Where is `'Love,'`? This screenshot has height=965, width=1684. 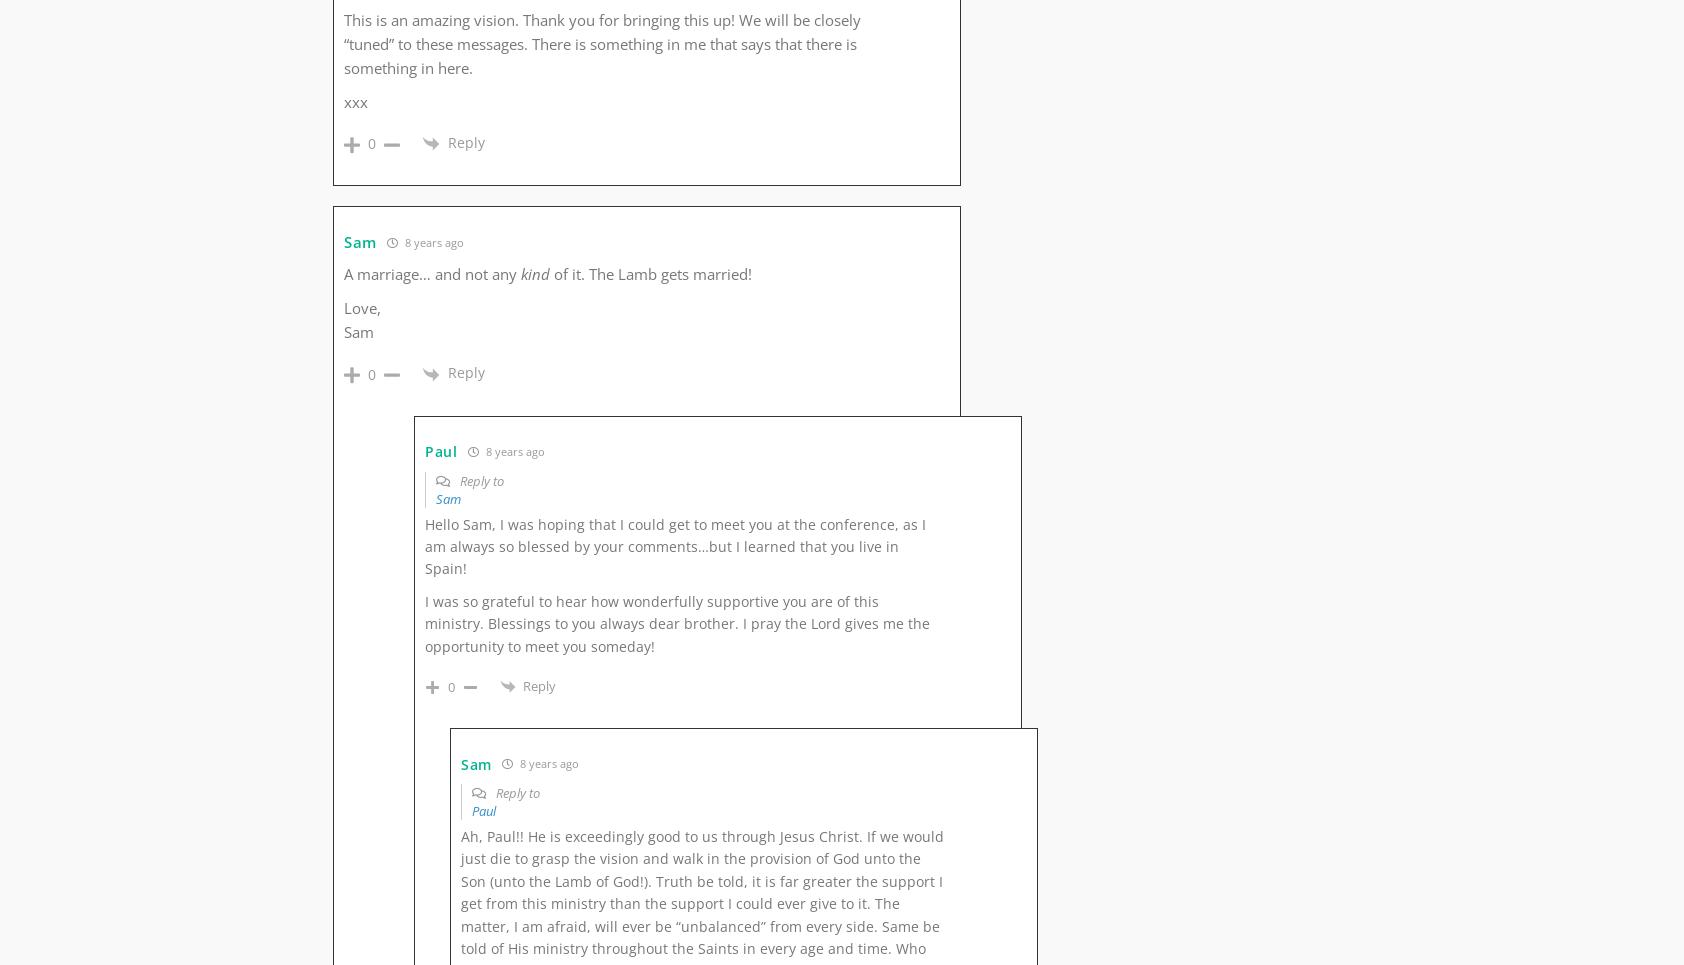 'Love,' is located at coordinates (362, 307).